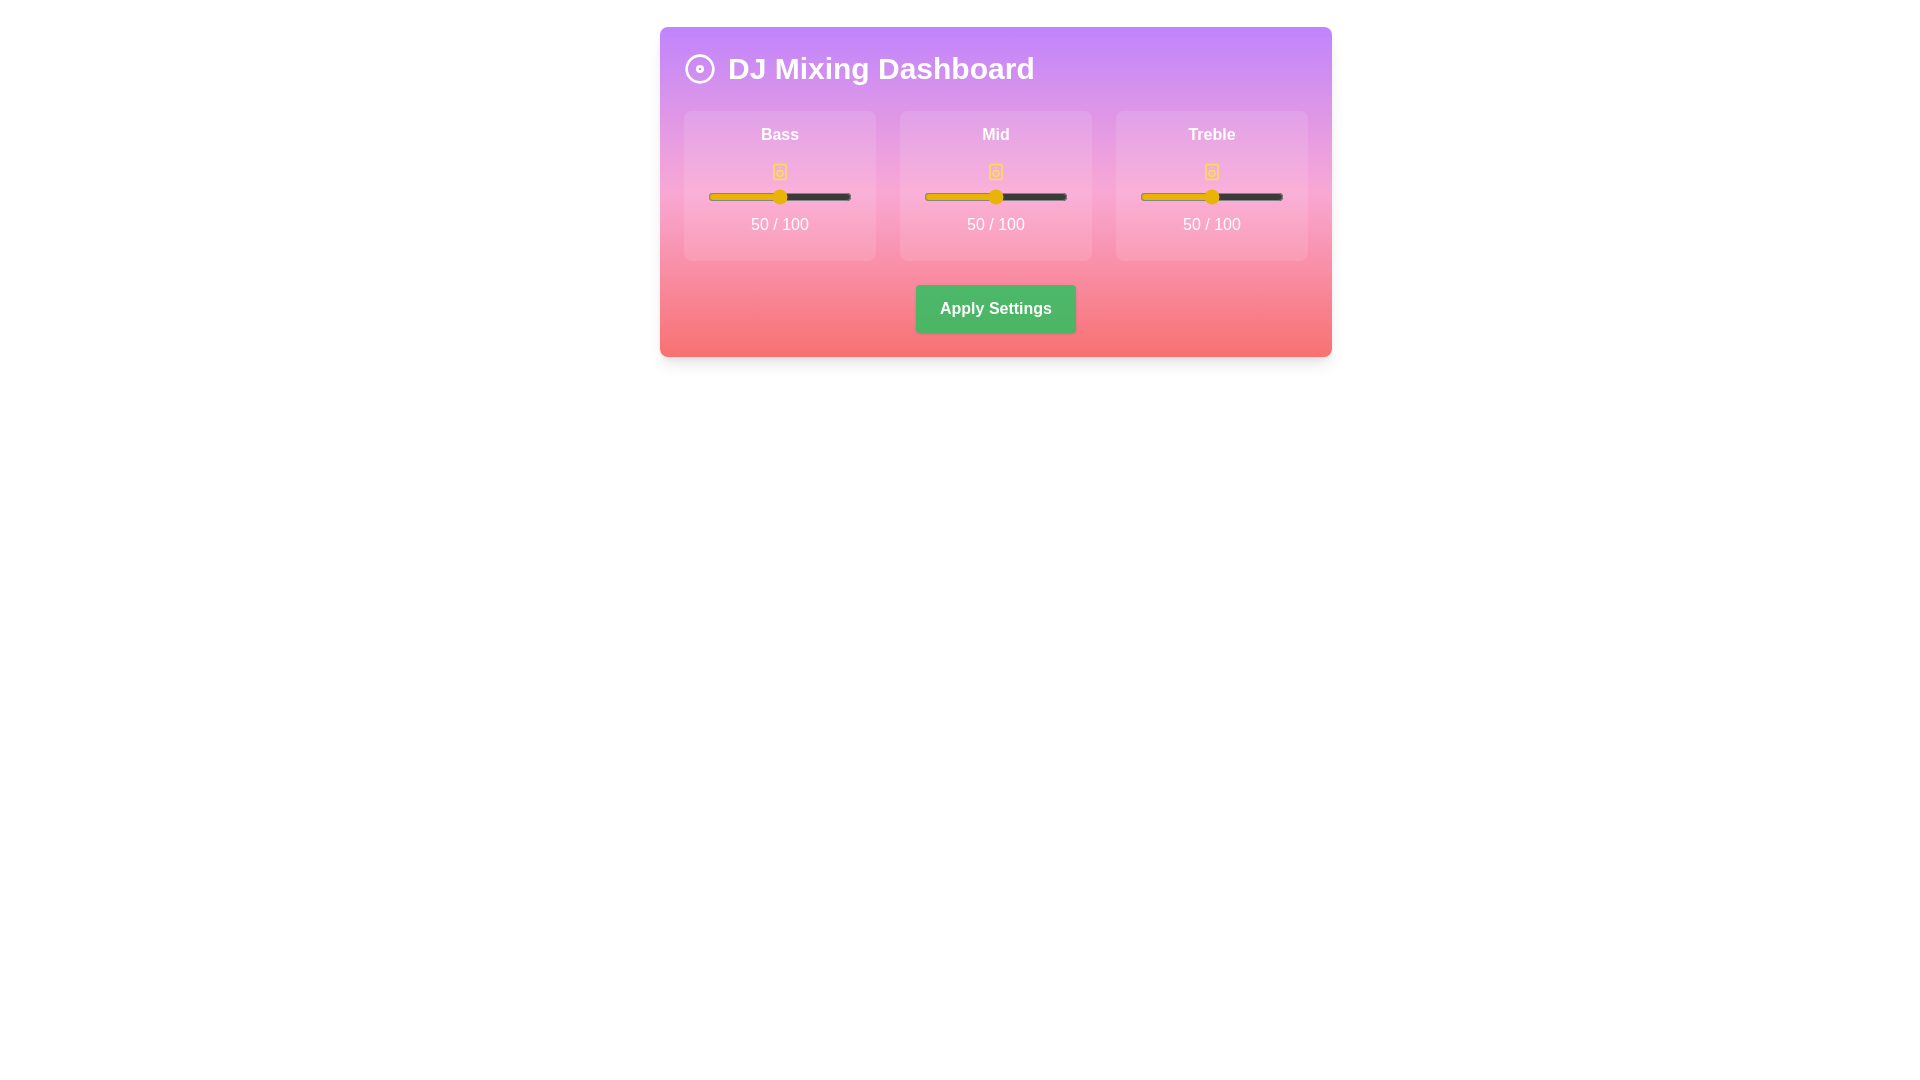 The image size is (1920, 1080). I want to click on the slider labeled mid to view its current value, so click(996, 196).